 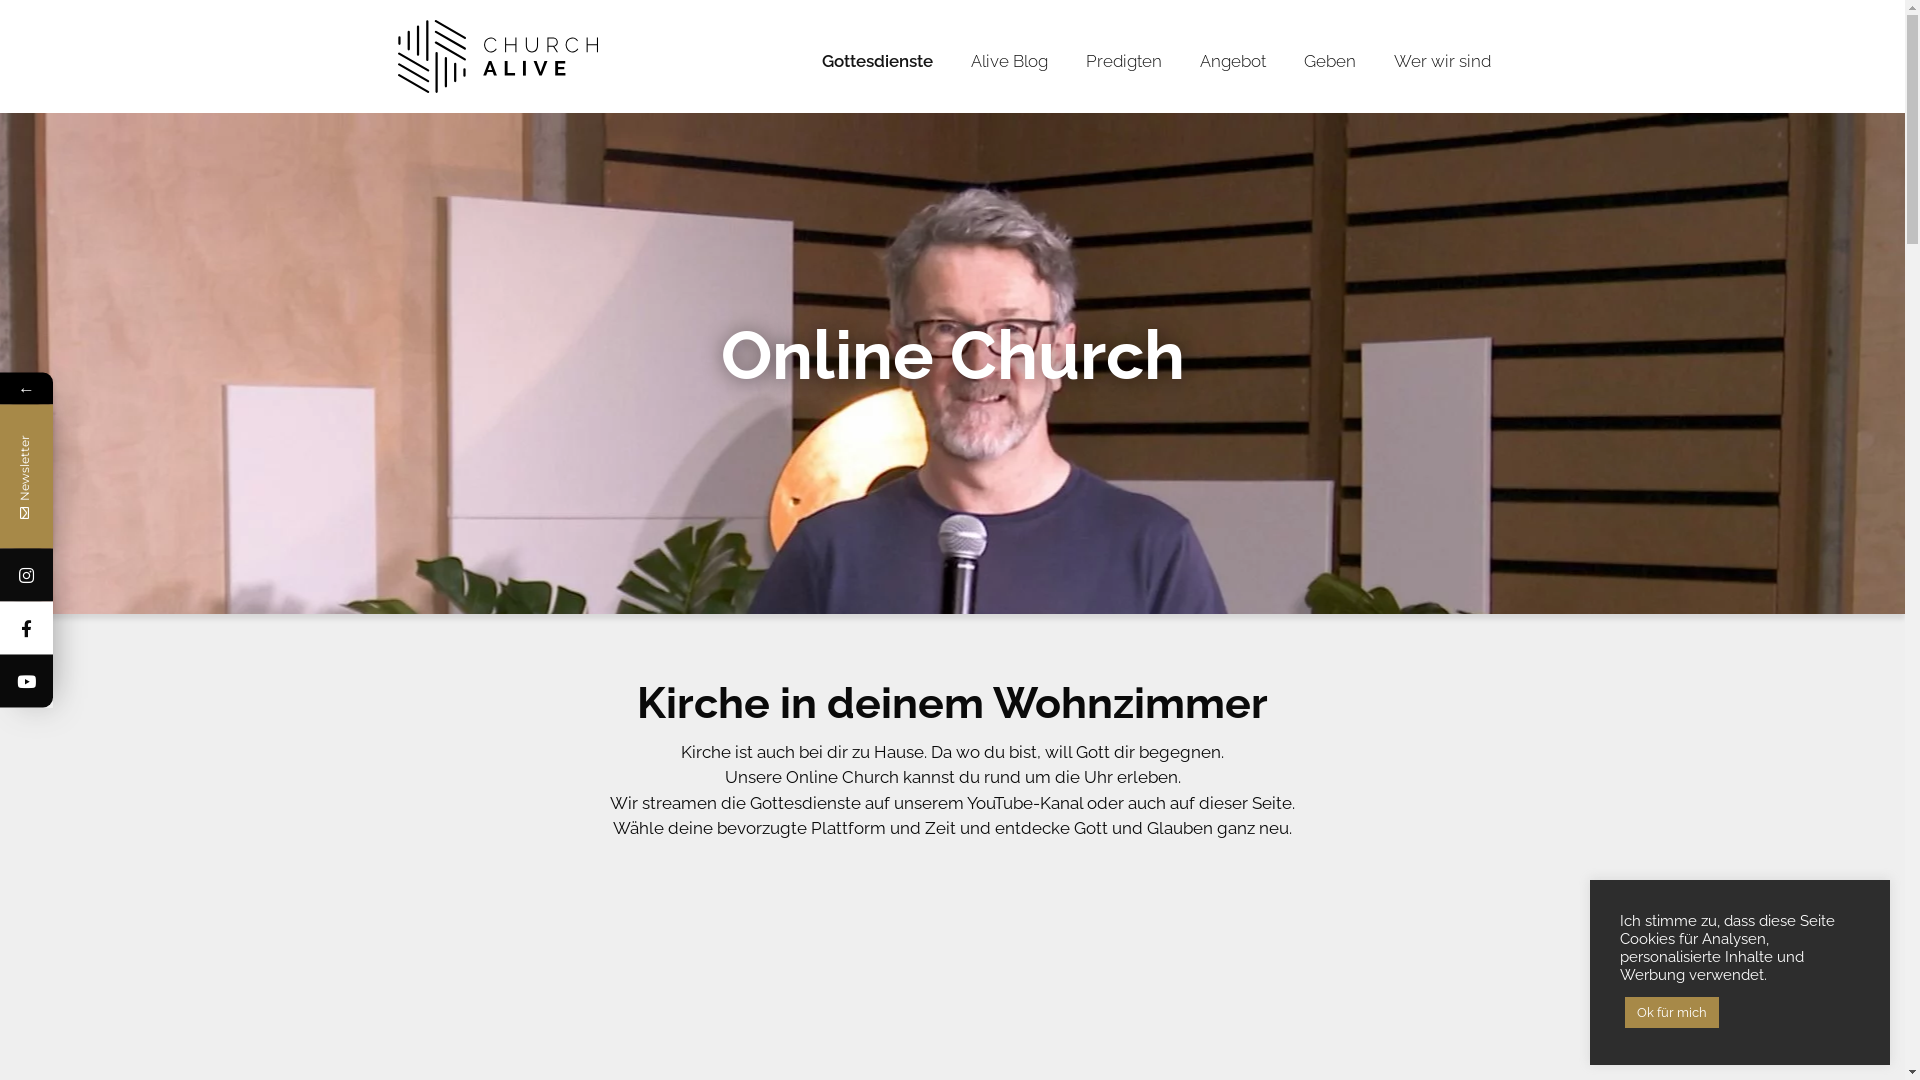 What do you see at coordinates (1329, 60) in the screenshot?
I see `'Geben'` at bounding box center [1329, 60].